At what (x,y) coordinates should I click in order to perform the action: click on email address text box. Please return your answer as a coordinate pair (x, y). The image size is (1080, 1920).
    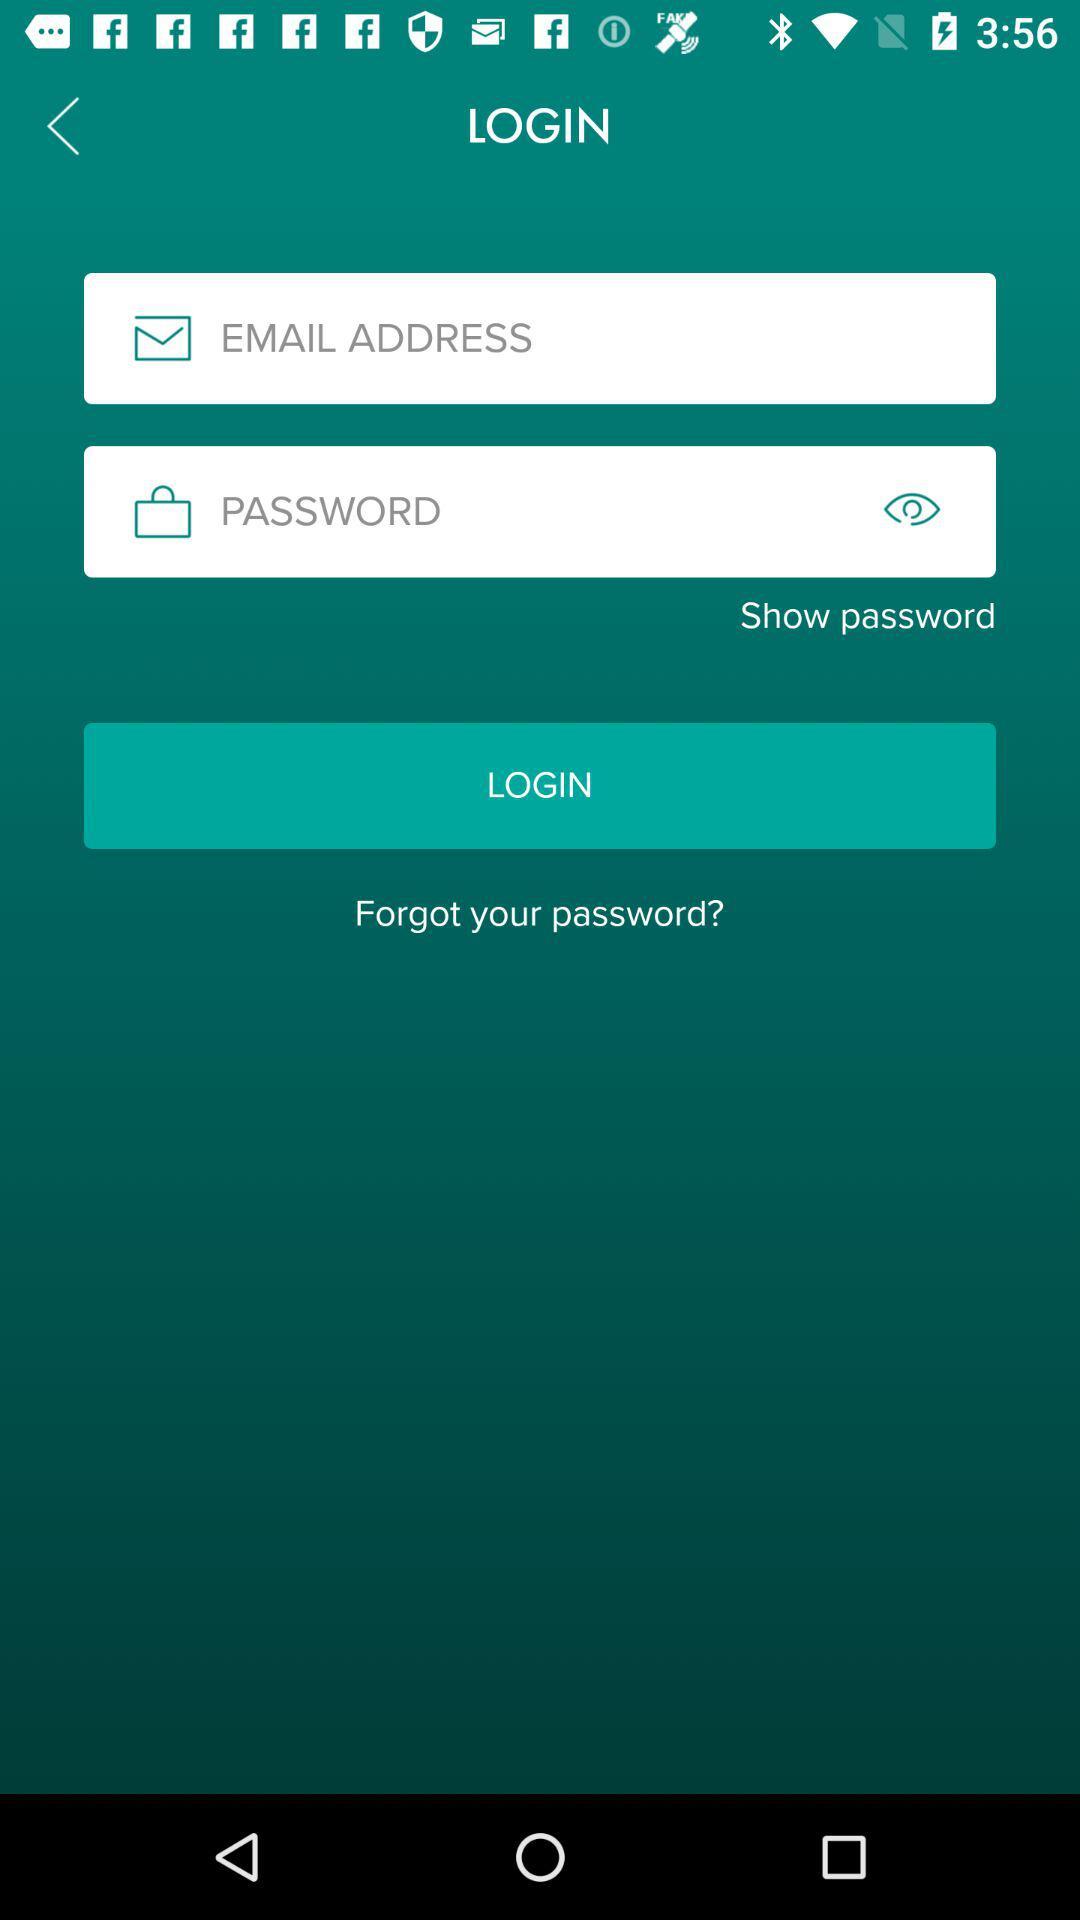
    Looking at the image, I should click on (540, 338).